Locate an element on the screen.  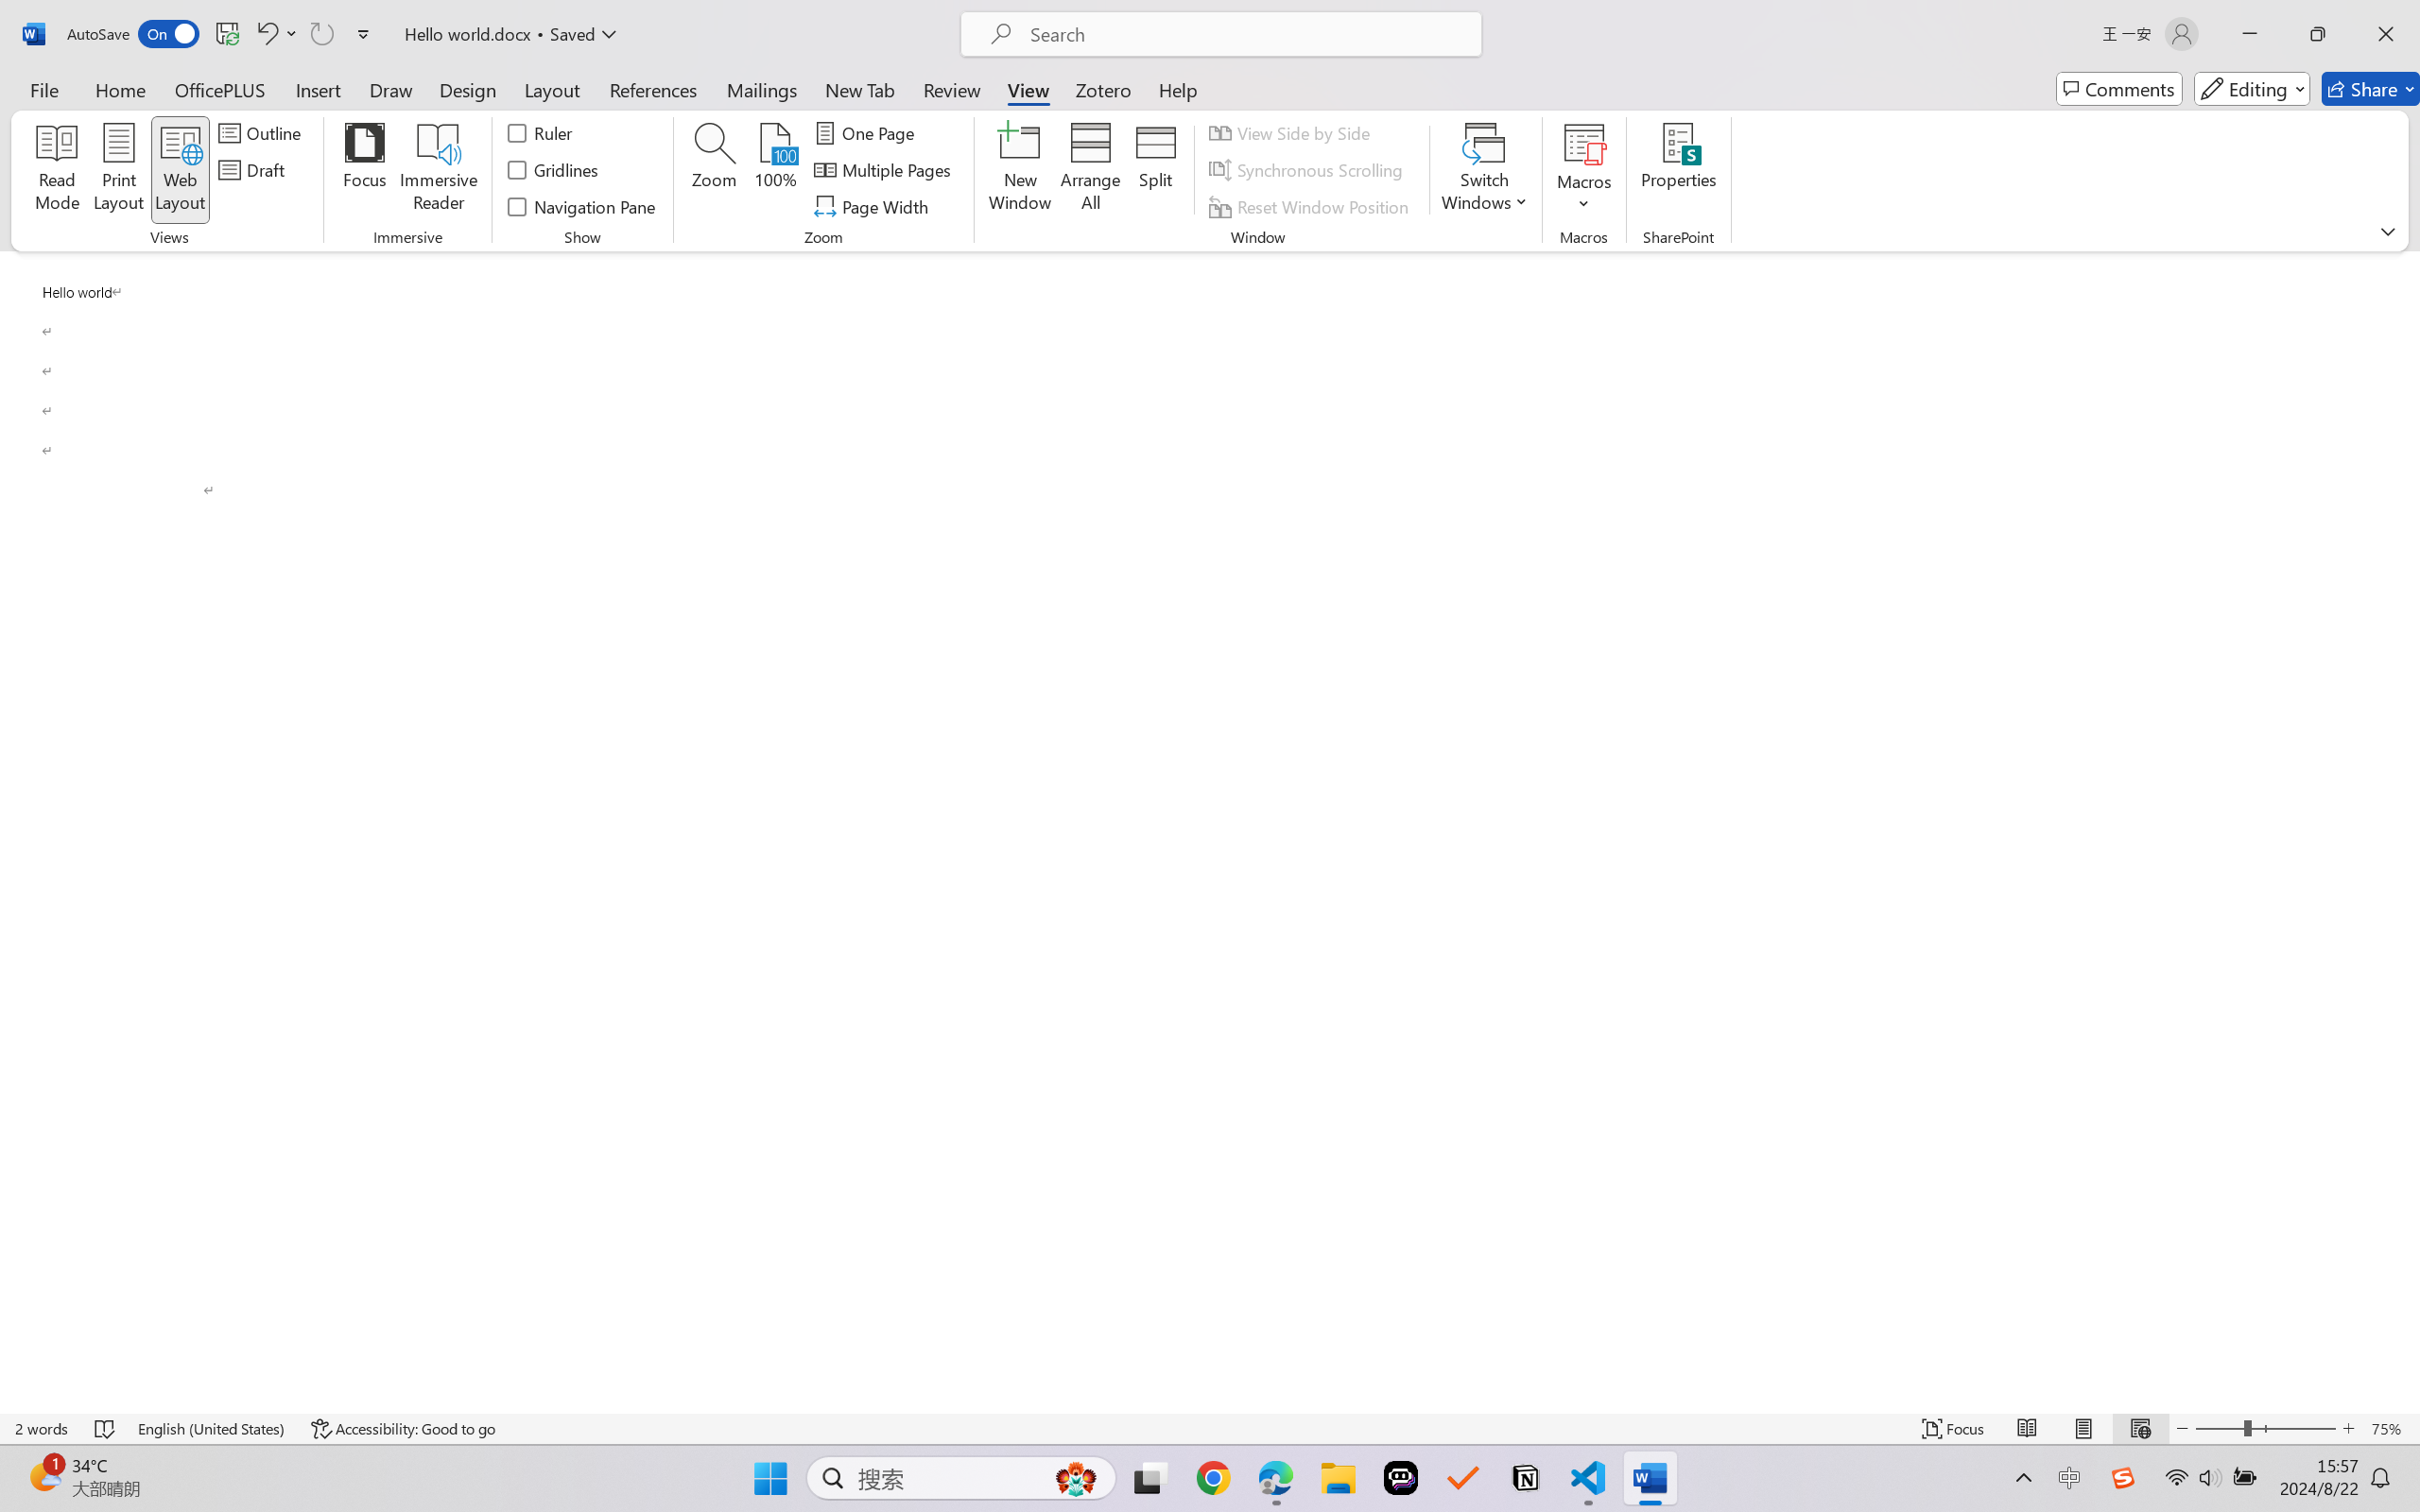
'Customize Quick Access Toolbar' is located at coordinates (363, 33).